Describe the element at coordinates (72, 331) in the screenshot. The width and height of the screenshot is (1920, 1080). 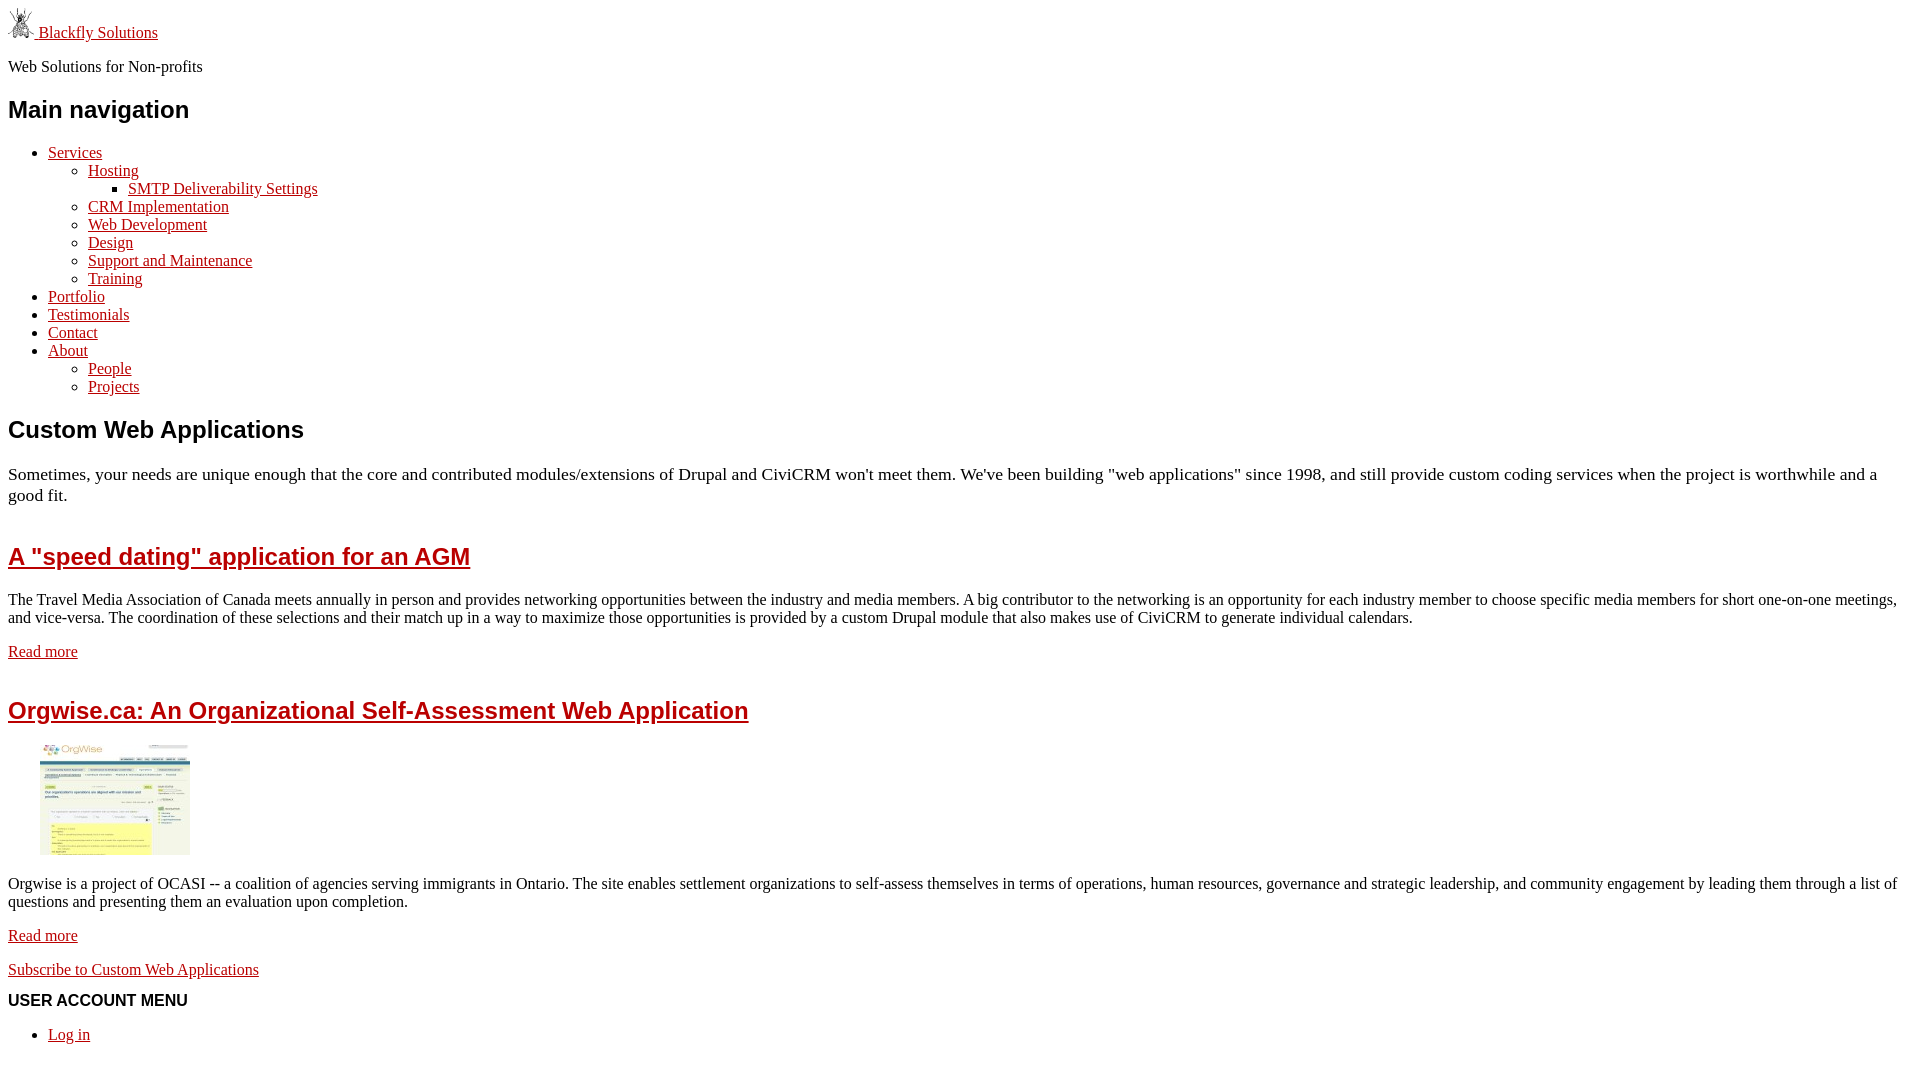
I see `'Contact'` at that location.